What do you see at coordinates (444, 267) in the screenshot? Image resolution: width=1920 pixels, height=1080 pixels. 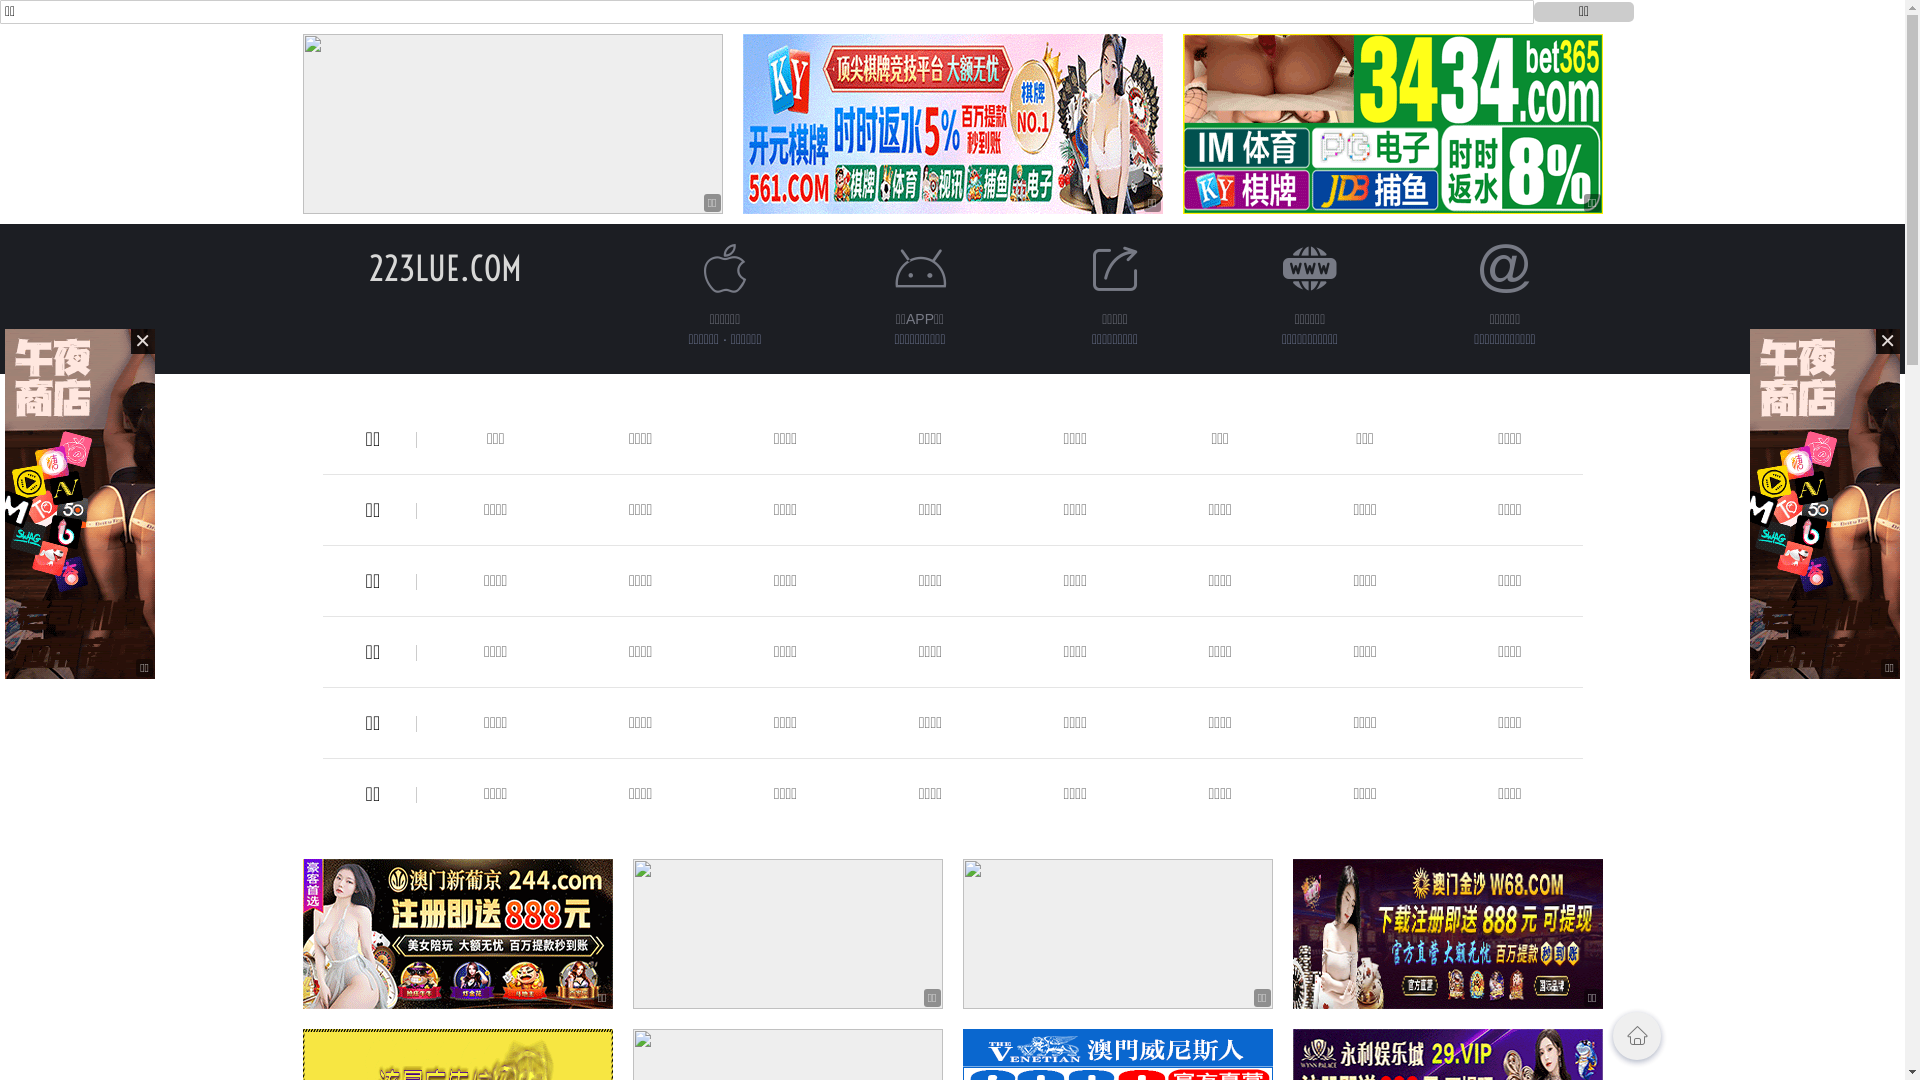 I see `'223LUE.COM'` at bounding box center [444, 267].